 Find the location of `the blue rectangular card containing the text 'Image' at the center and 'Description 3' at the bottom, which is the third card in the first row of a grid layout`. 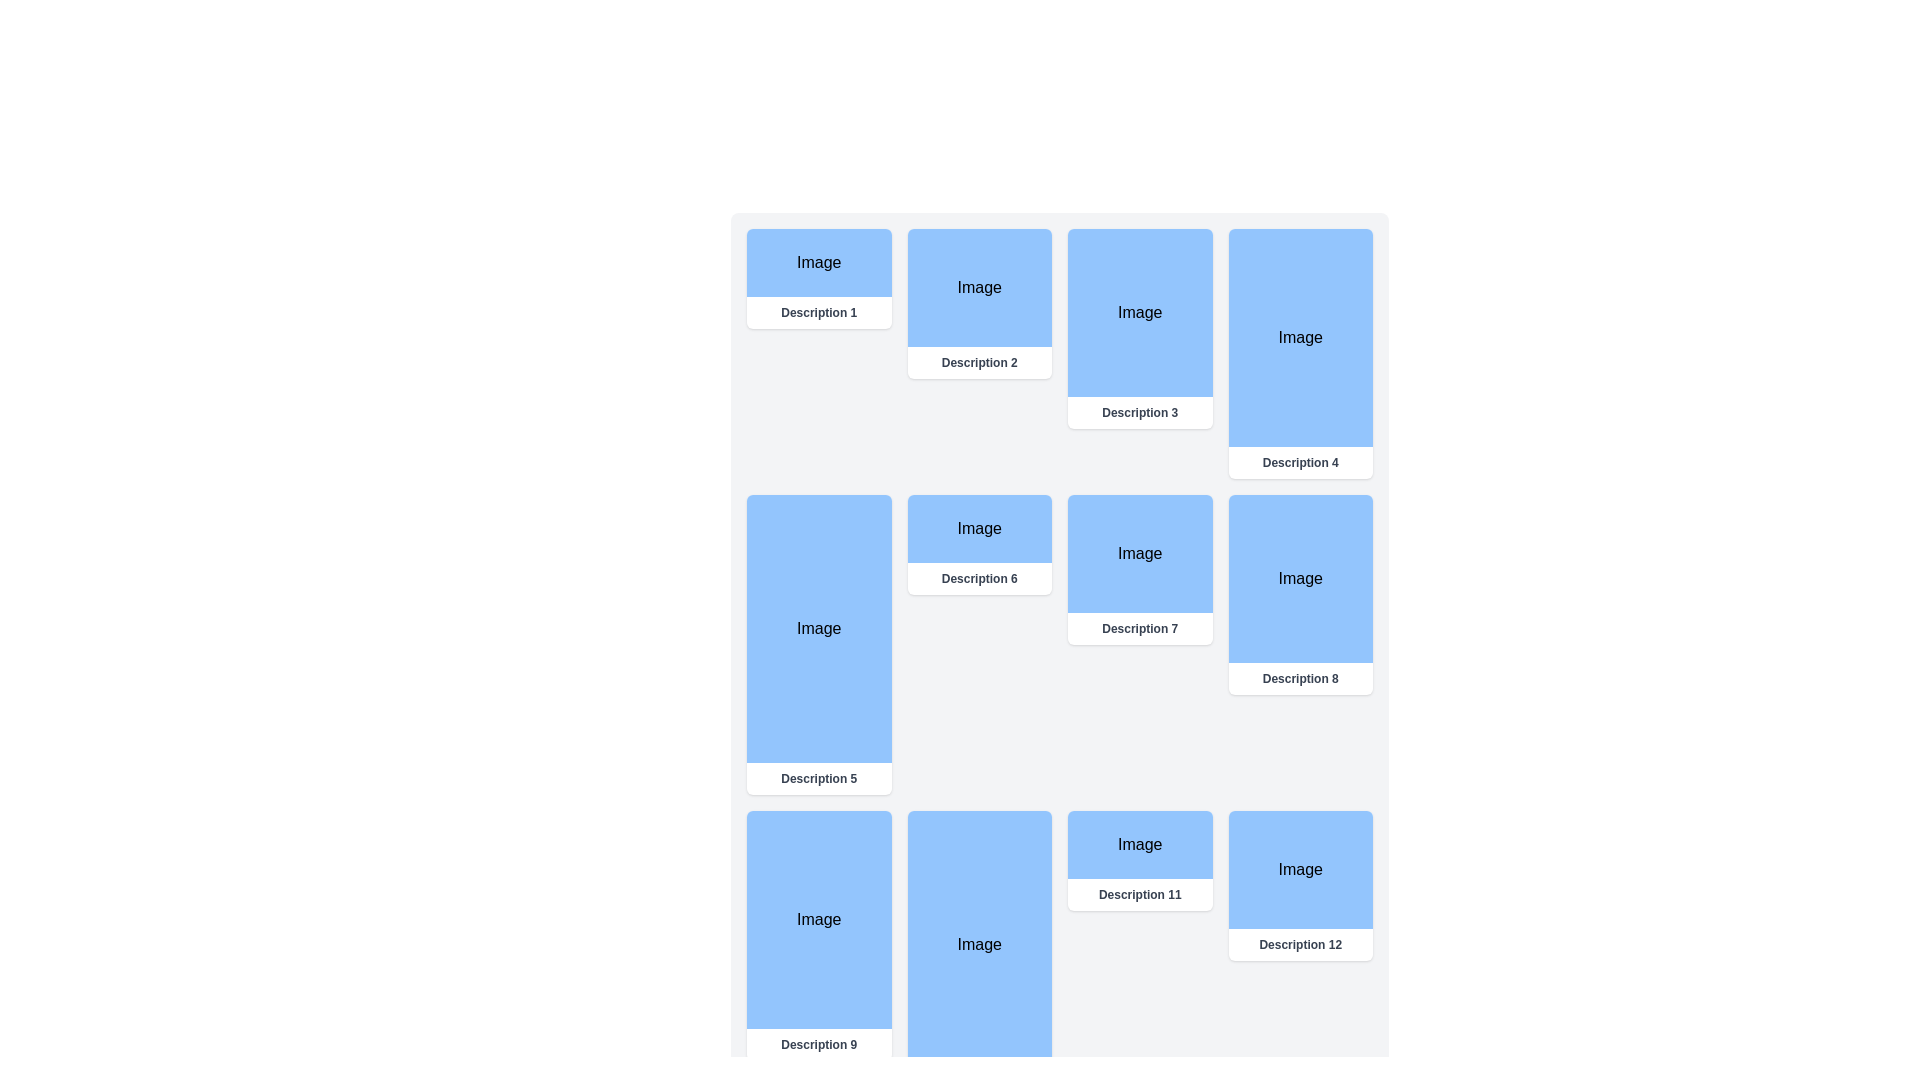

the blue rectangular card containing the text 'Image' at the center and 'Description 3' at the bottom, which is the third card in the first row of a grid layout is located at coordinates (1140, 327).